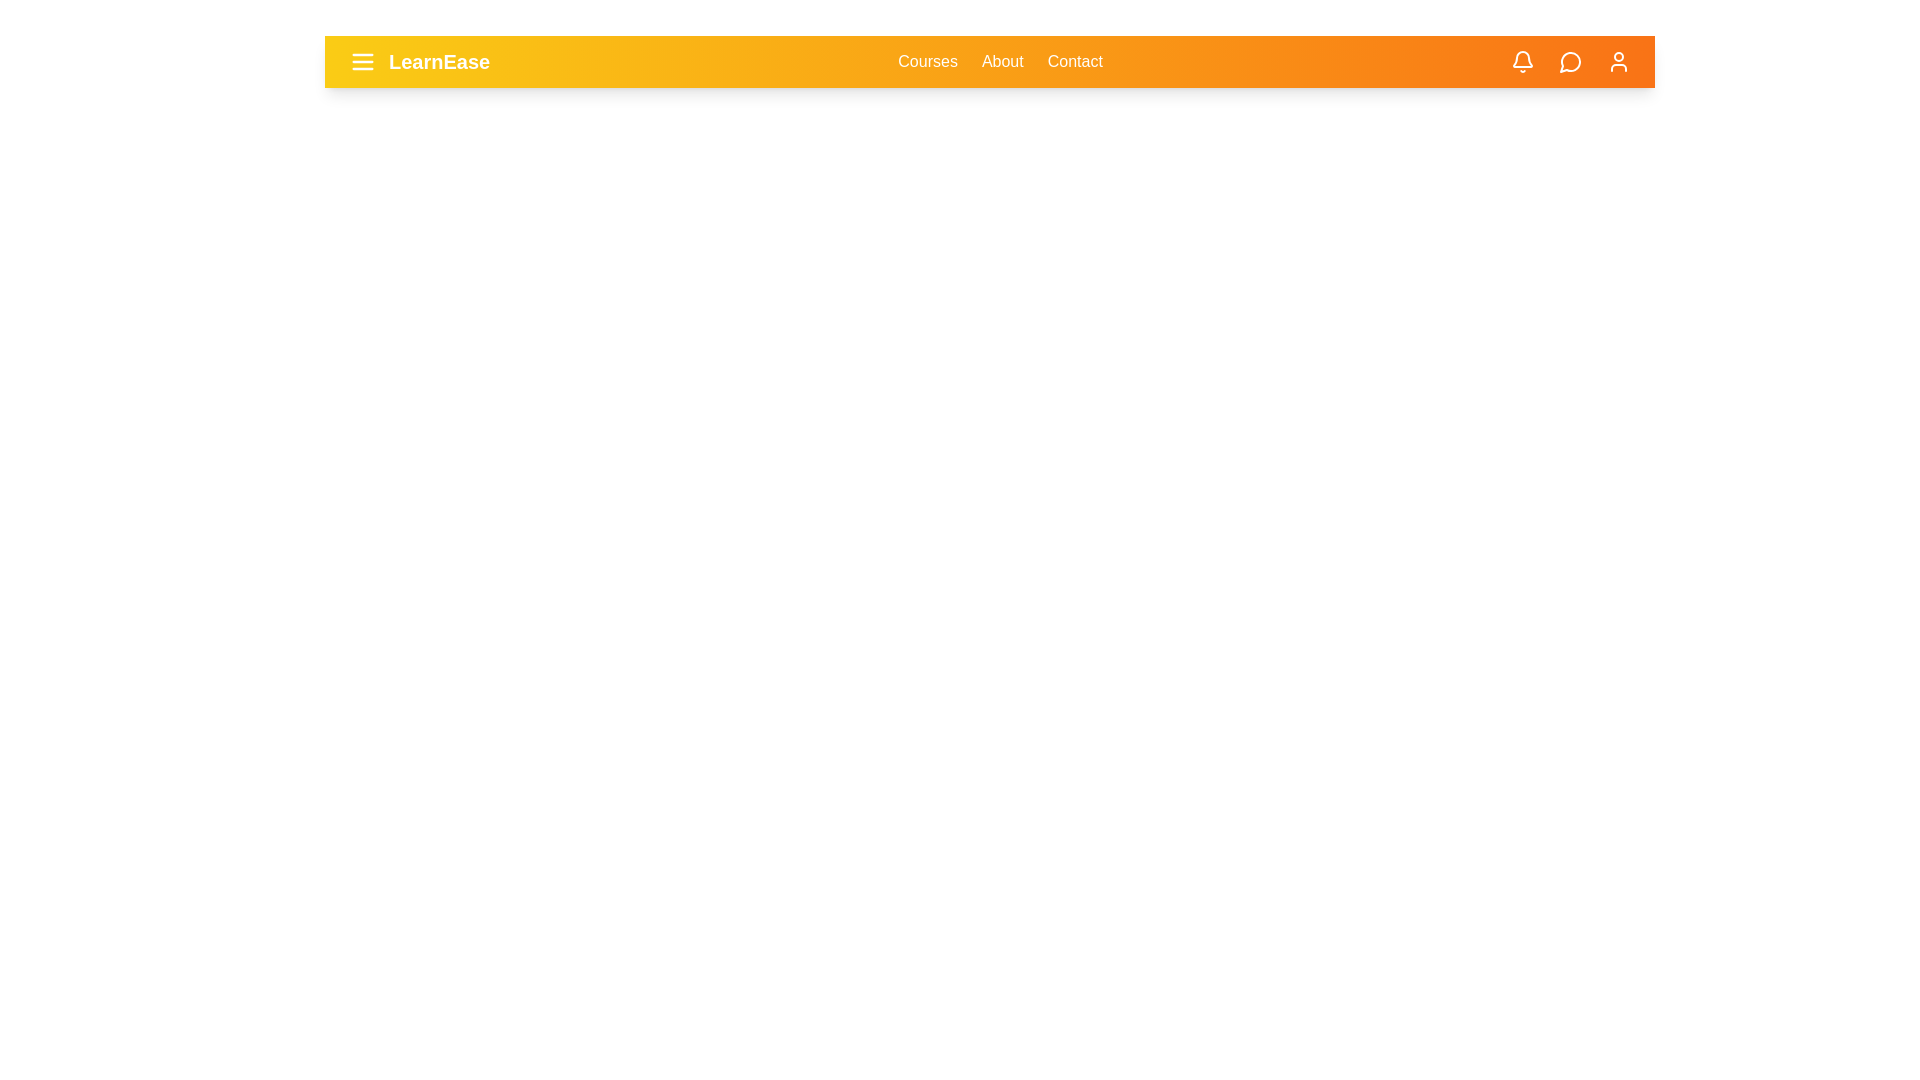 The width and height of the screenshot is (1920, 1080). Describe the element at coordinates (926, 60) in the screenshot. I see `the 'Courses' link in the navigation bar to navigate to the 'Courses' page` at that location.